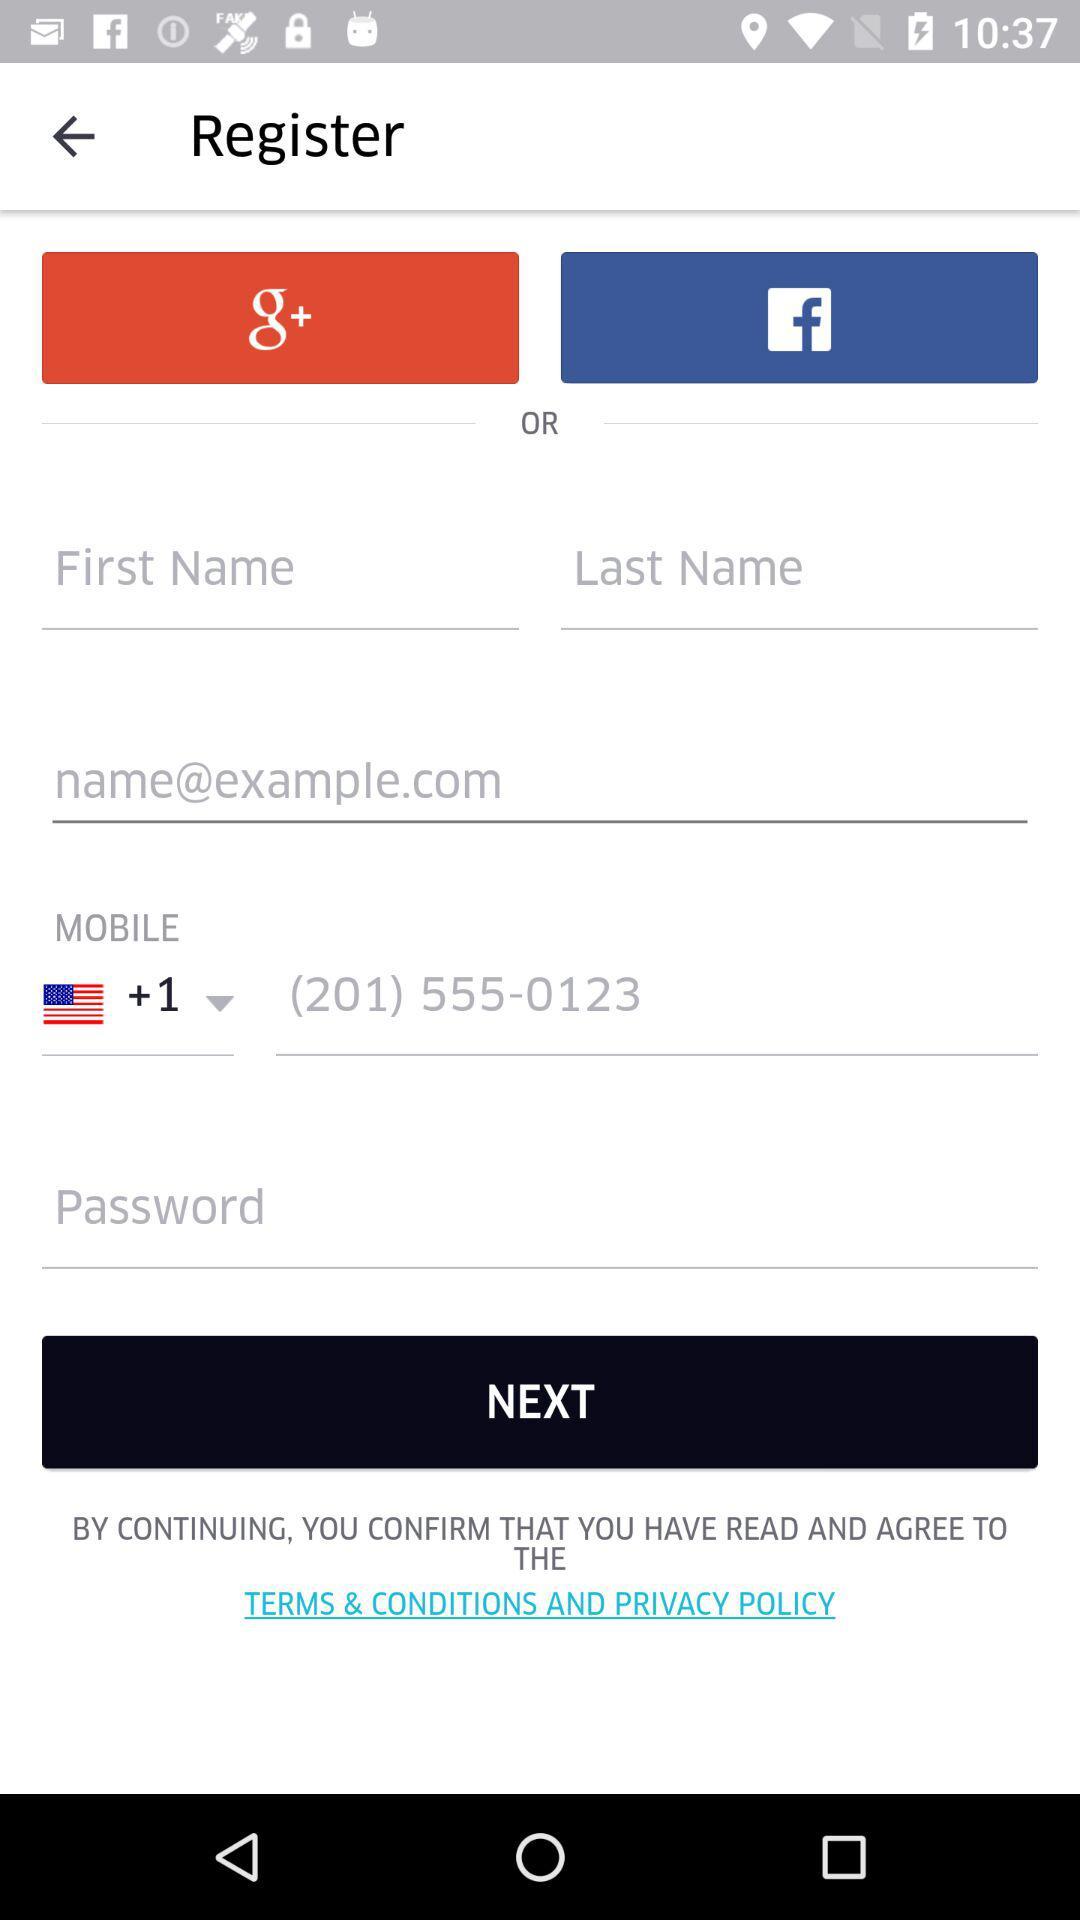  Describe the element at coordinates (656, 1004) in the screenshot. I see `contact mobile no` at that location.